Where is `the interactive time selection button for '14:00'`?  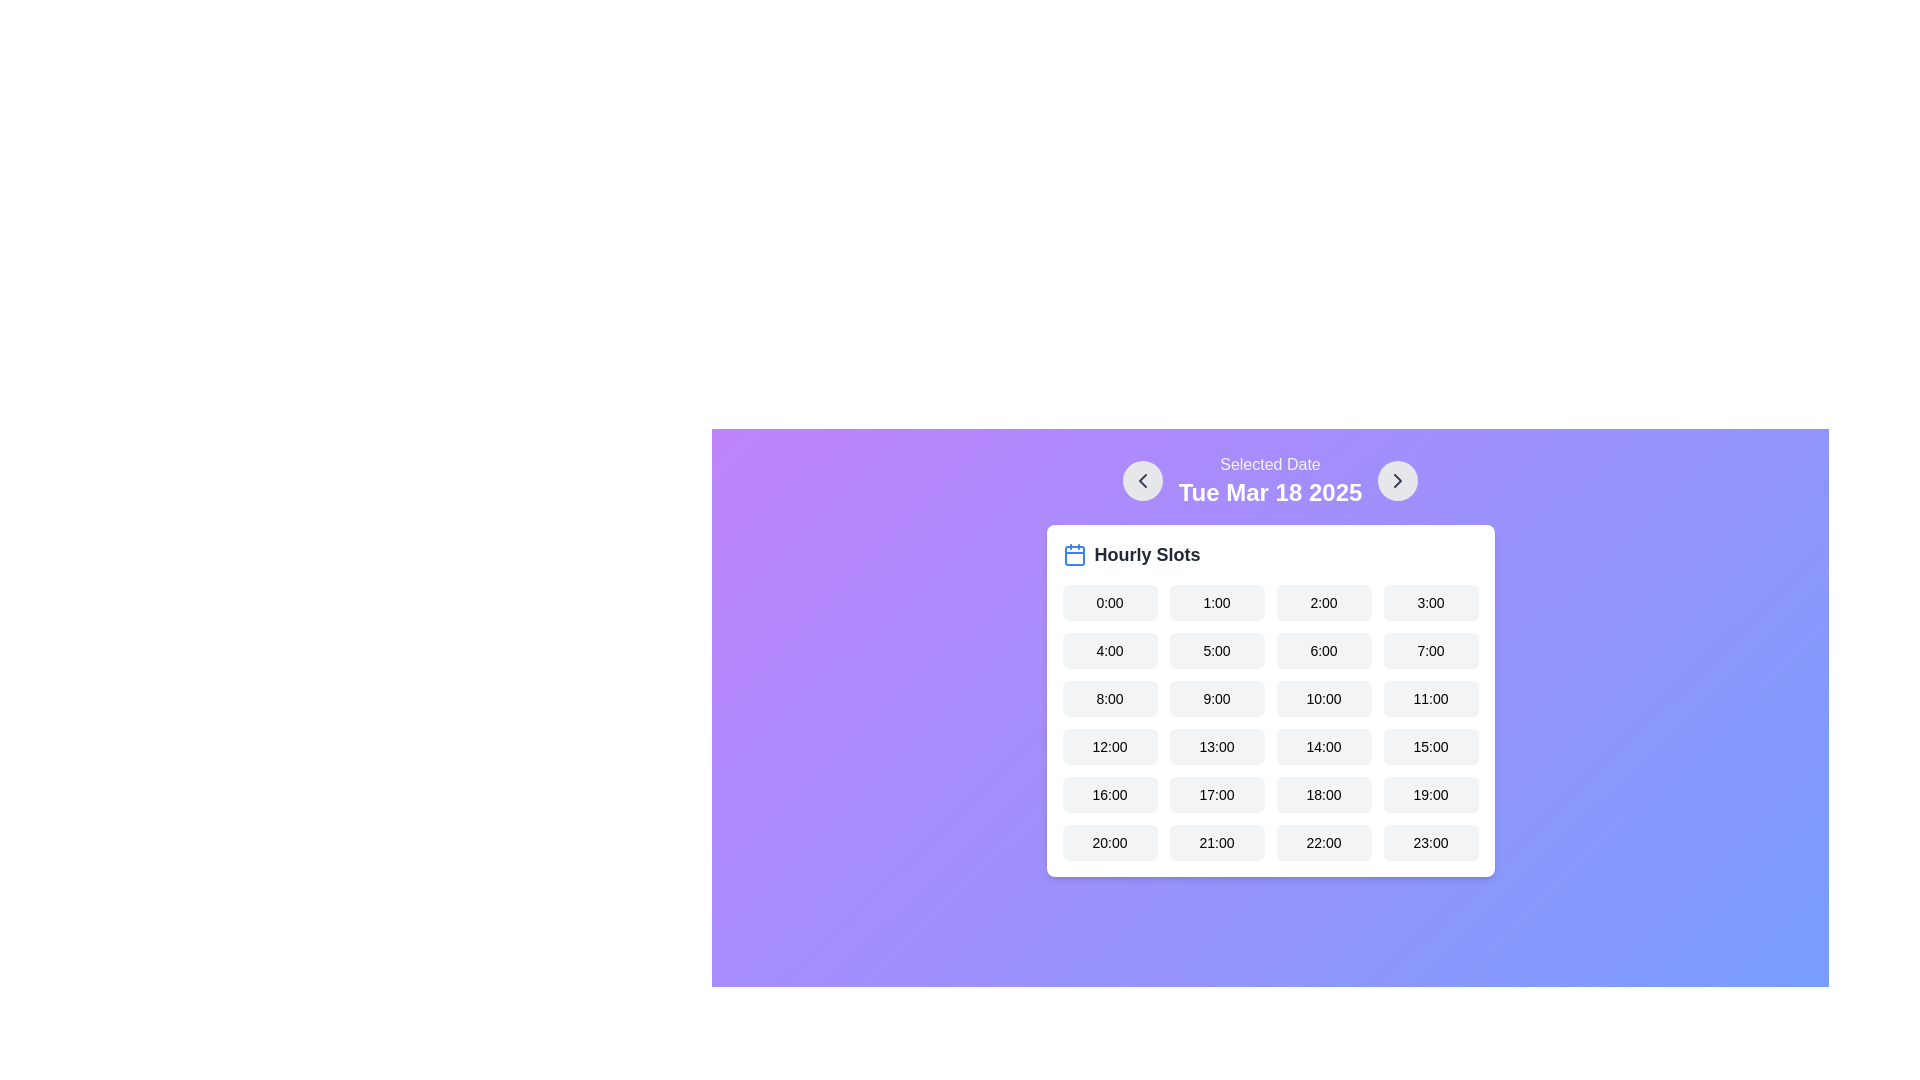 the interactive time selection button for '14:00' is located at coordinates (1324, 747).